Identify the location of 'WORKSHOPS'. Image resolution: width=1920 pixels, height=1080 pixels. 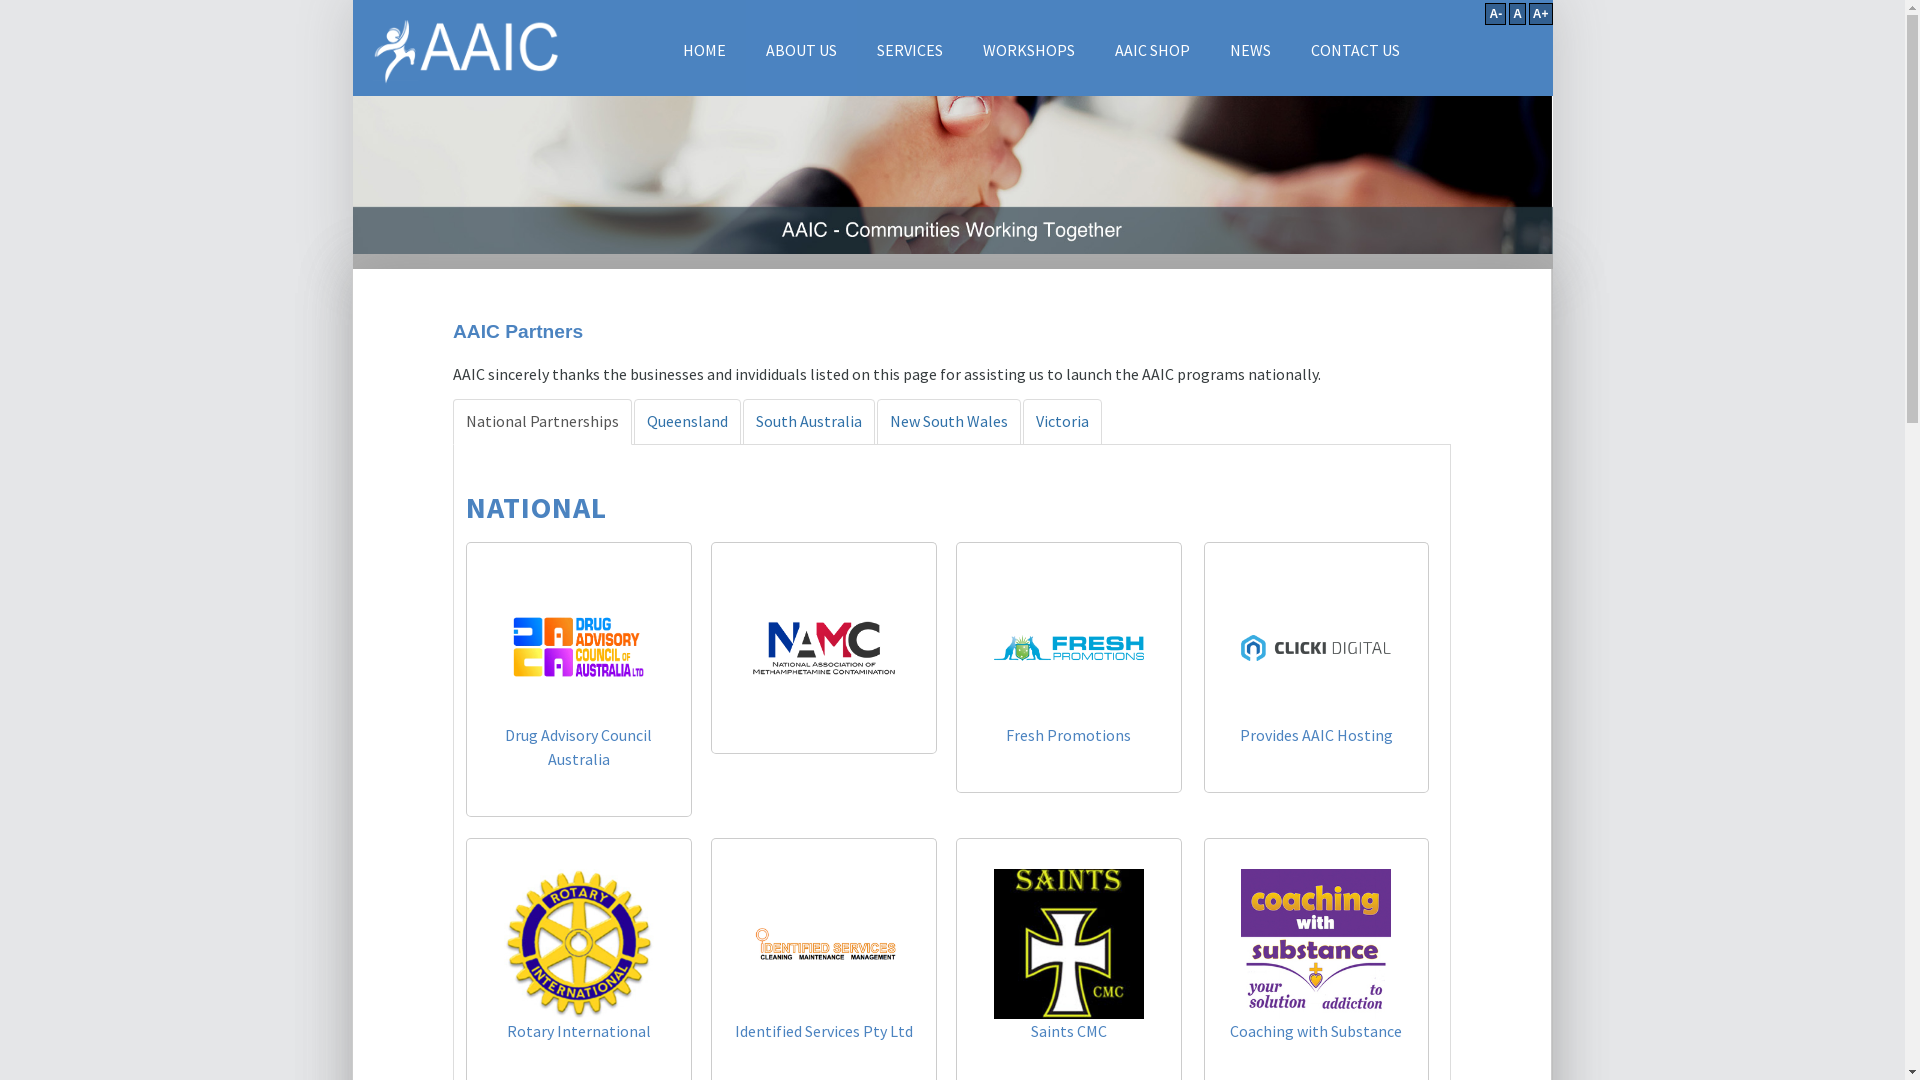
(1027, 49).